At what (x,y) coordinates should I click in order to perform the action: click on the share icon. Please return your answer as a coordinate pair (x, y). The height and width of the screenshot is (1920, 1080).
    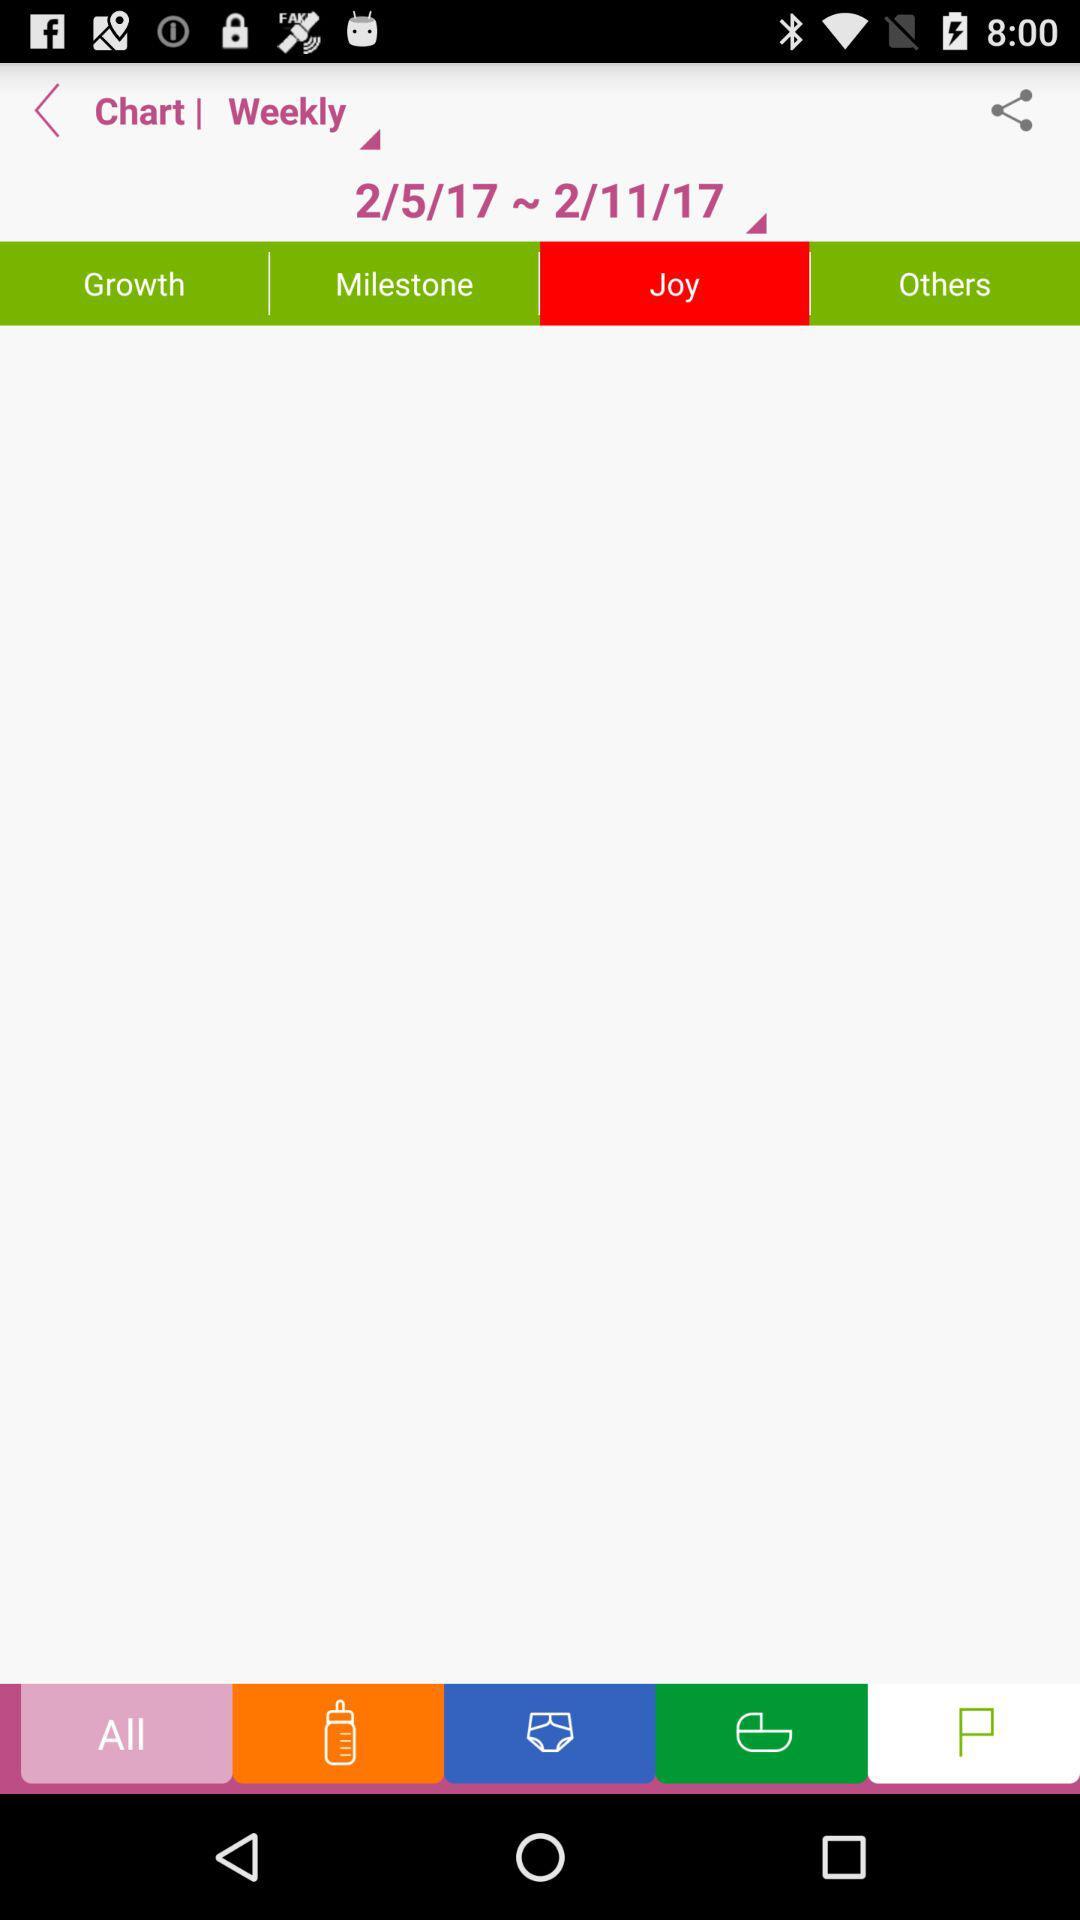
    Looking at the image, I should click on (1022, 117).